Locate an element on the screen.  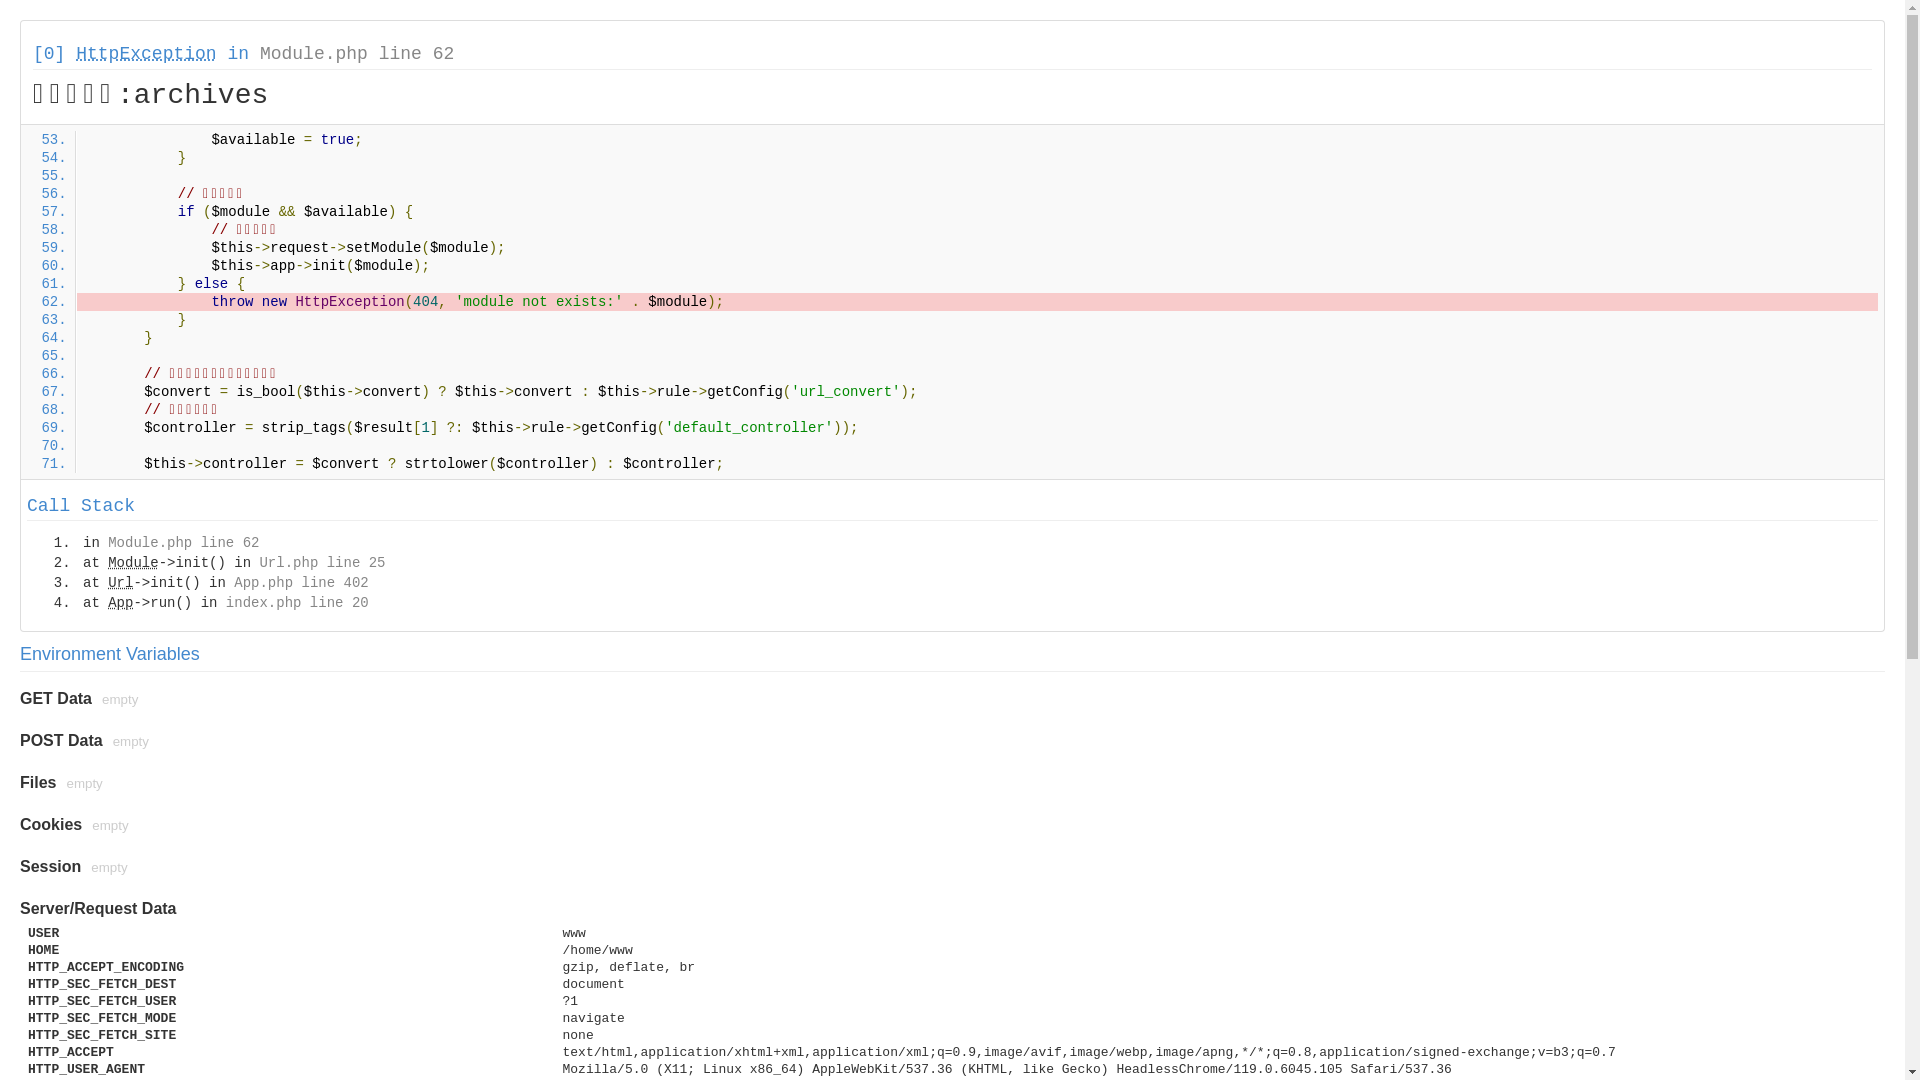
'index.php line 20' is located at coordinates (296, 601).